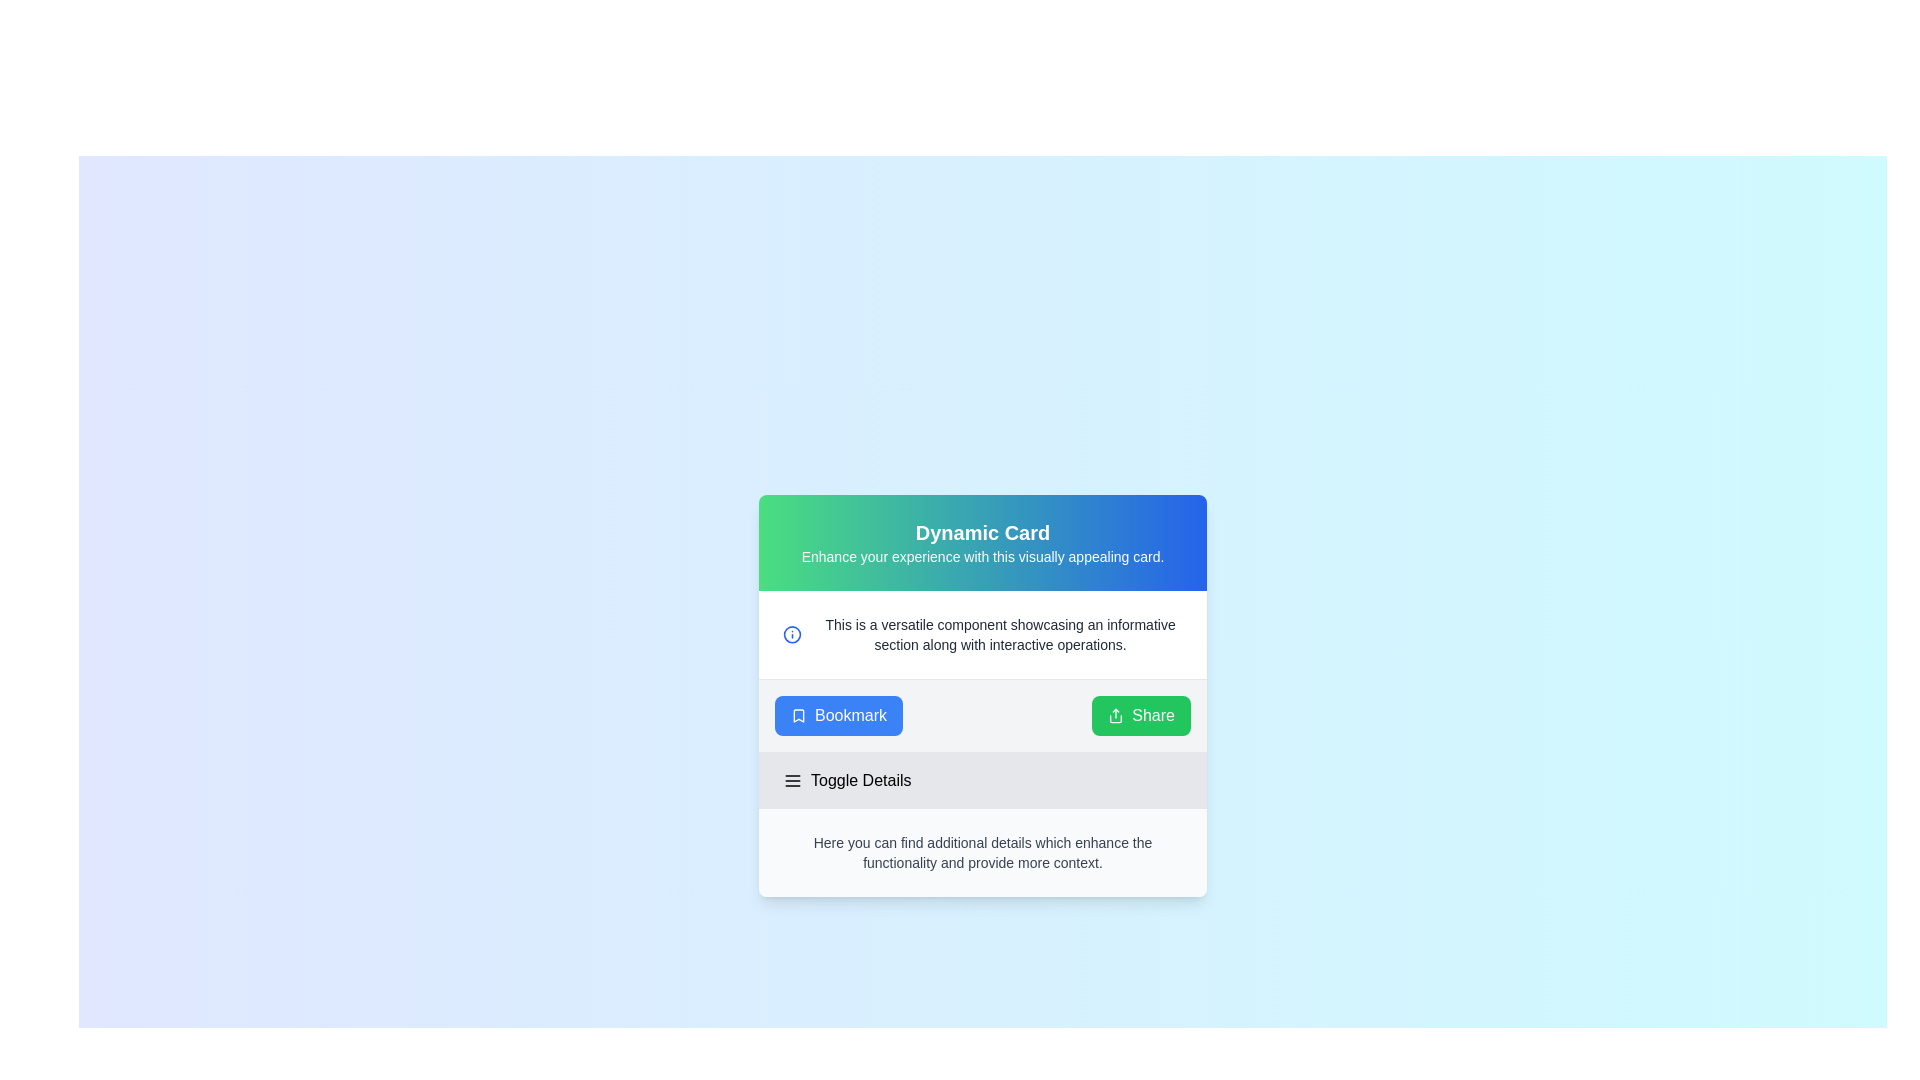 The image size is (1920, 1080). I want to click on the 'Toggle Details' section located at the bottom of the 'Dynamic Card', below the 'Bookmark' and 'Share' buttons, so click(983, 824).